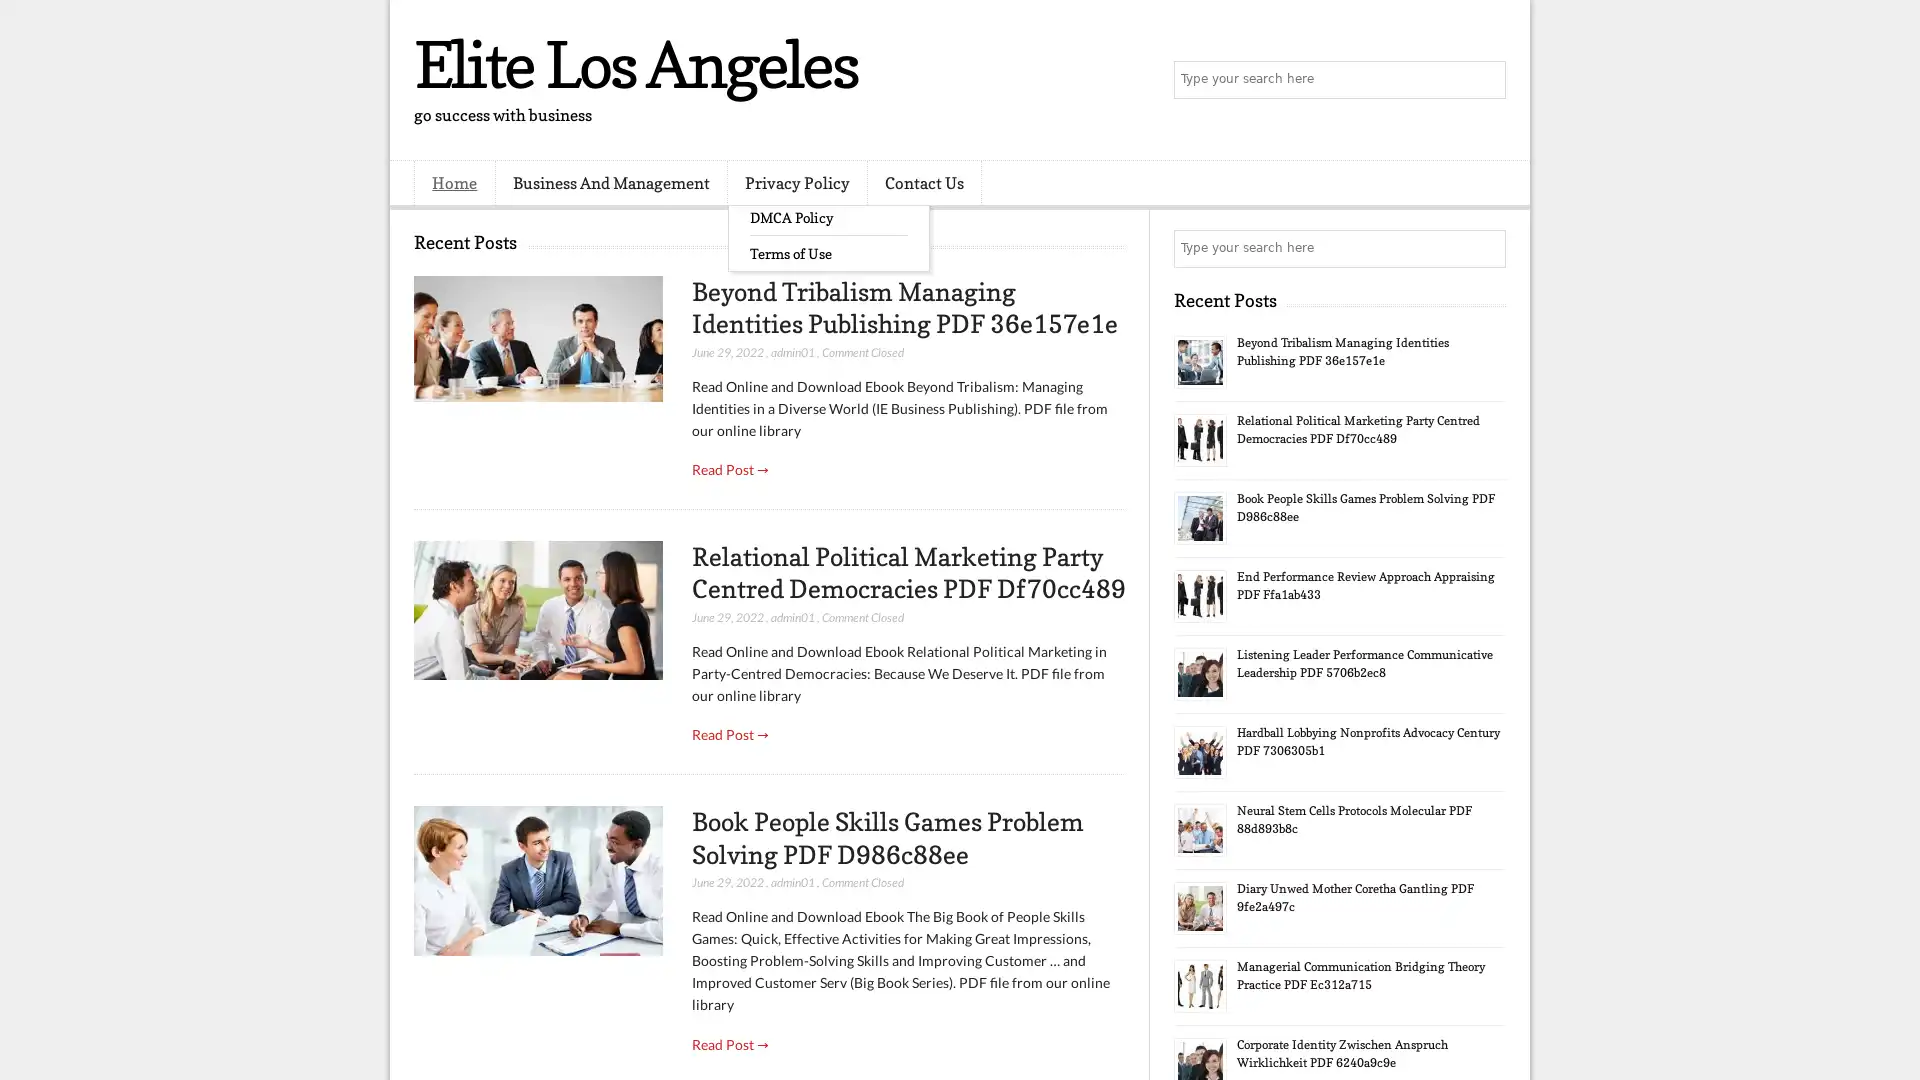 The width and height of the screenshot is (1920, 1080). What do you see at coordinates (1485, 248) in the screenshot?
I see `Search` at bounding box center [1485, 248].